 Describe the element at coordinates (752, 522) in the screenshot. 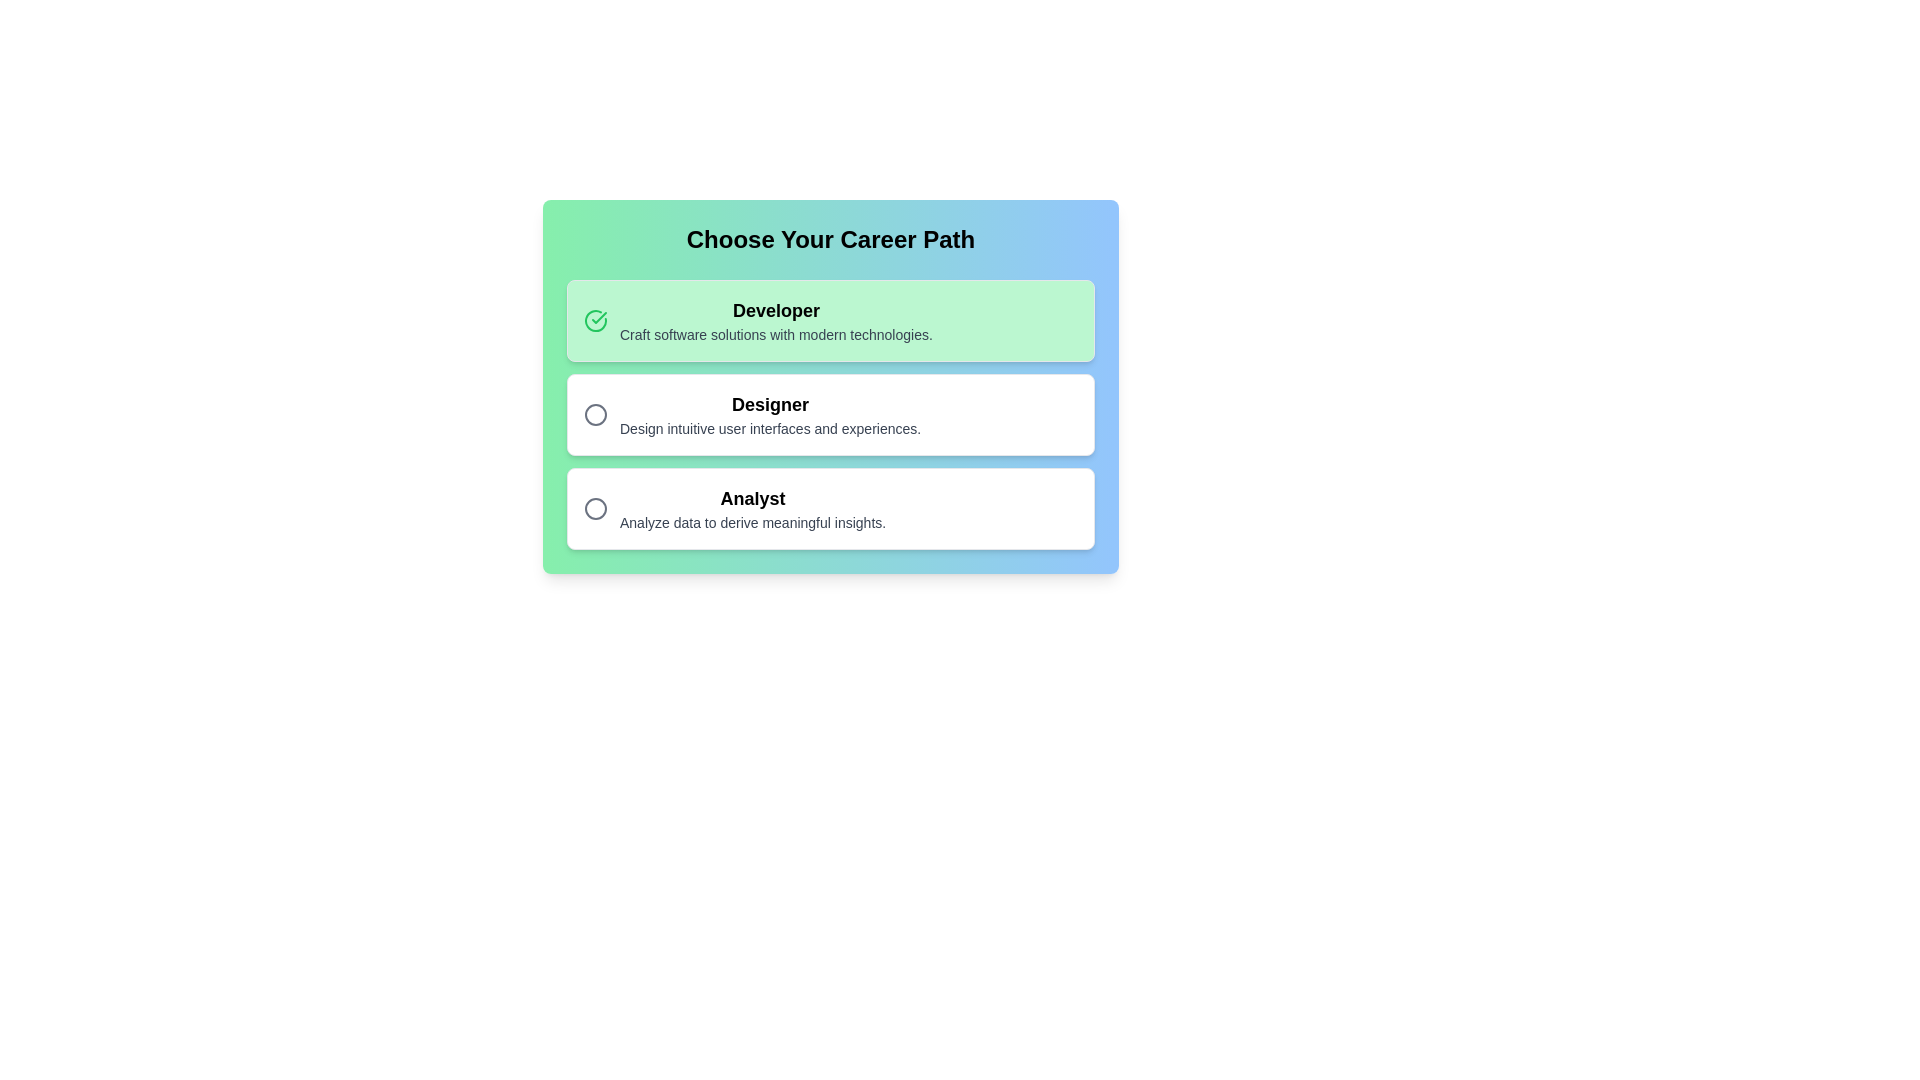

I see `the Text Block element displaying 'Analyze data to derive meaningful insights.' which is located directly below the 'Analyst' label` at that location.